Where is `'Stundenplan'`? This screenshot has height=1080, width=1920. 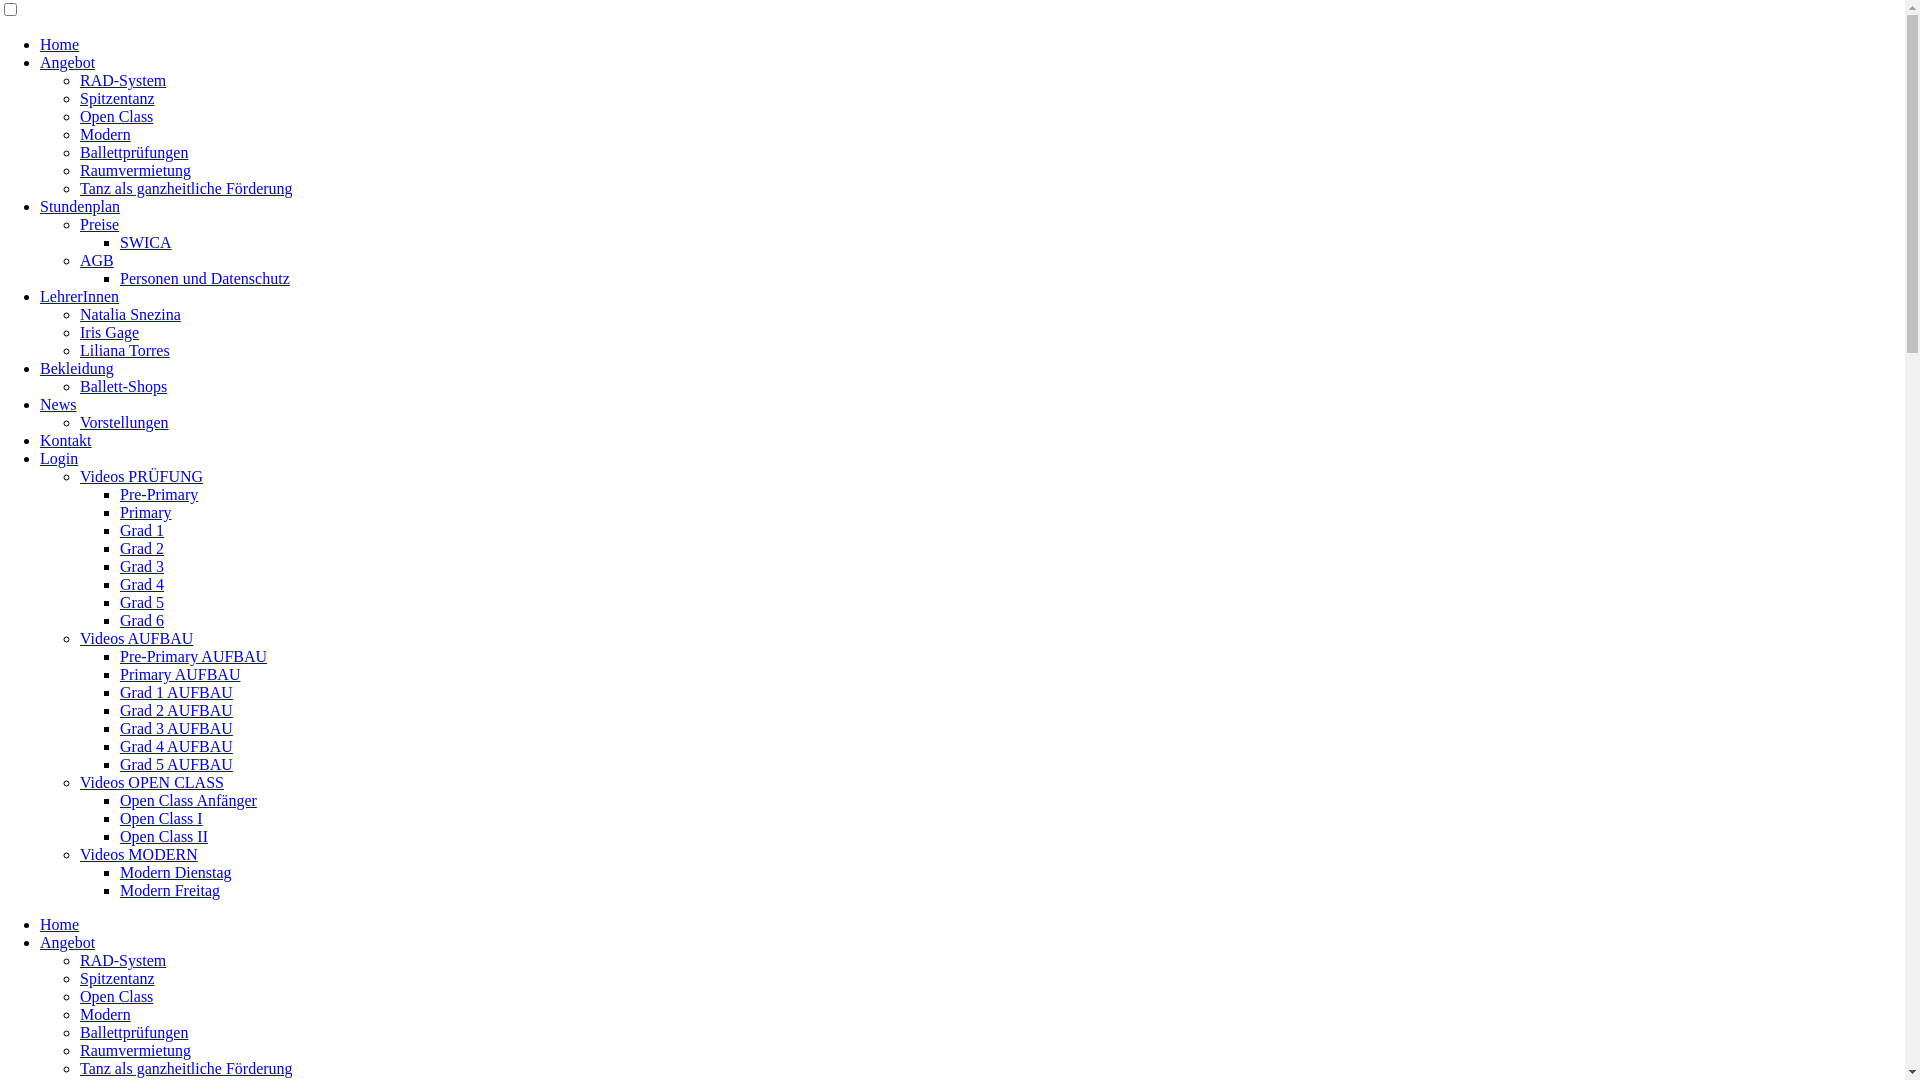 'Stundenplan' is located at coordinates (80, 206).